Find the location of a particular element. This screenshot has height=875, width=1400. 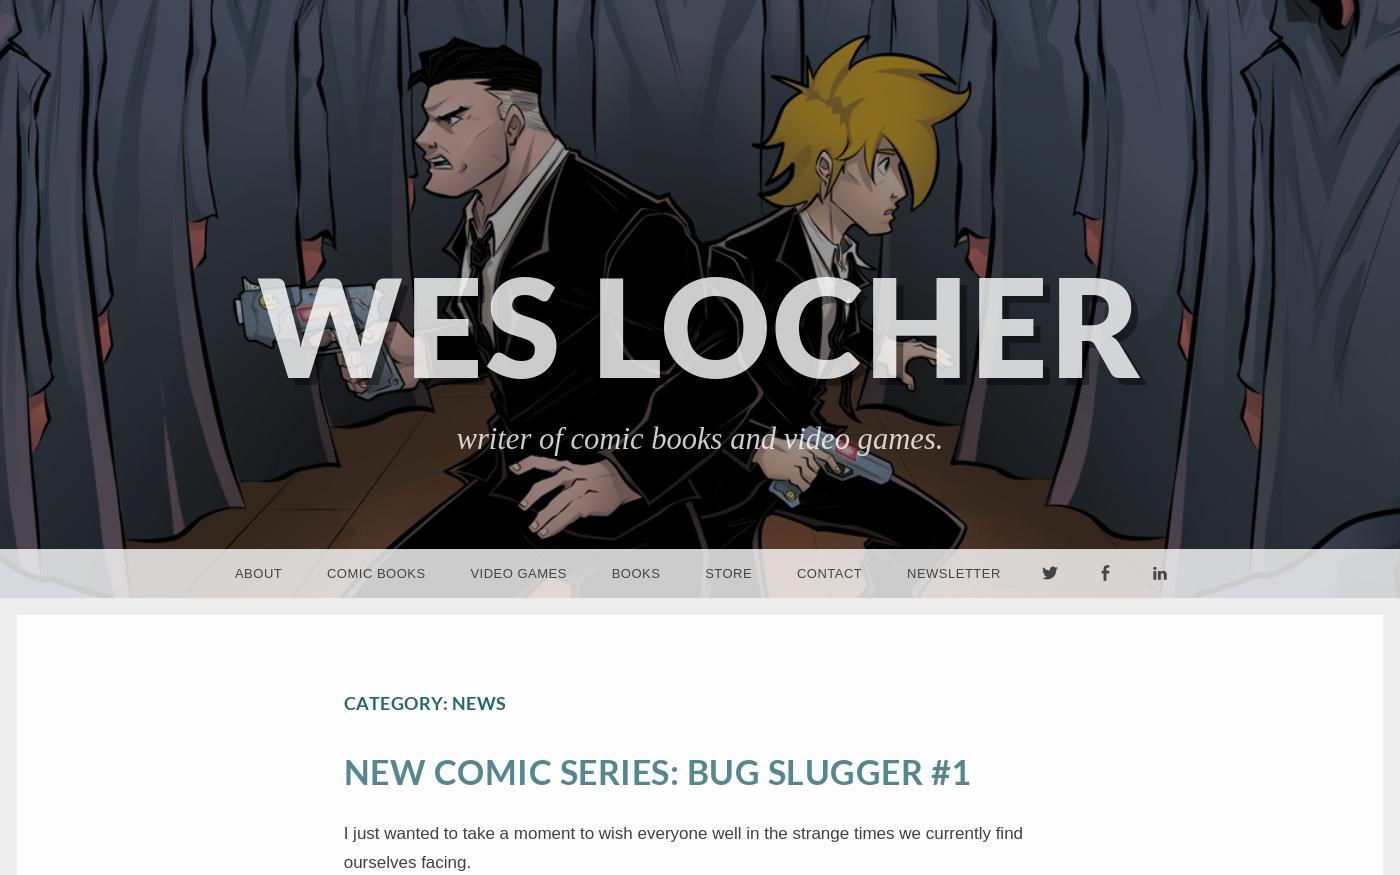

'I just wanted to take a moment to wish everyone well in the strange times we currently find ourselves facing.' is located at coordinates (683, 847).